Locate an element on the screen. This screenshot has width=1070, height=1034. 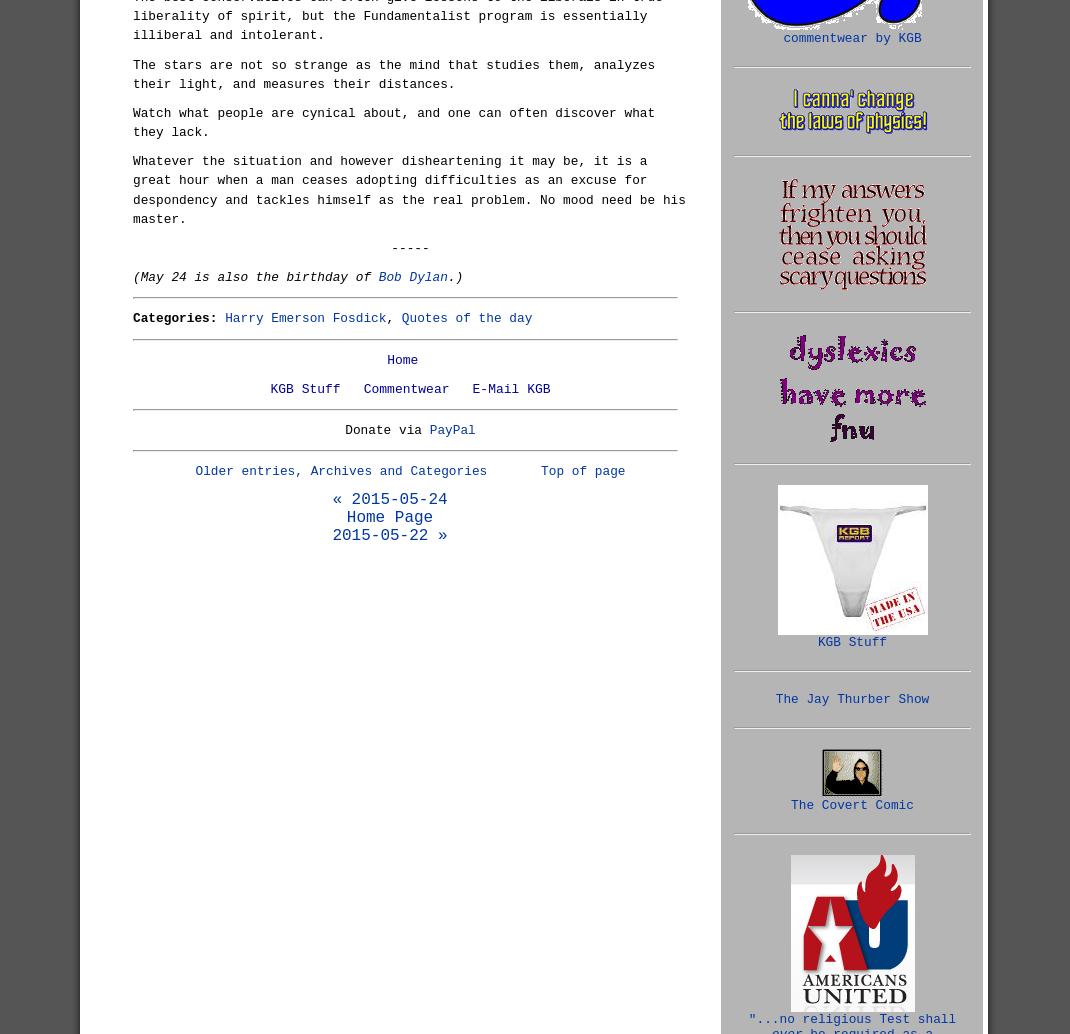
'-----' is located at coordinates (409, 248).